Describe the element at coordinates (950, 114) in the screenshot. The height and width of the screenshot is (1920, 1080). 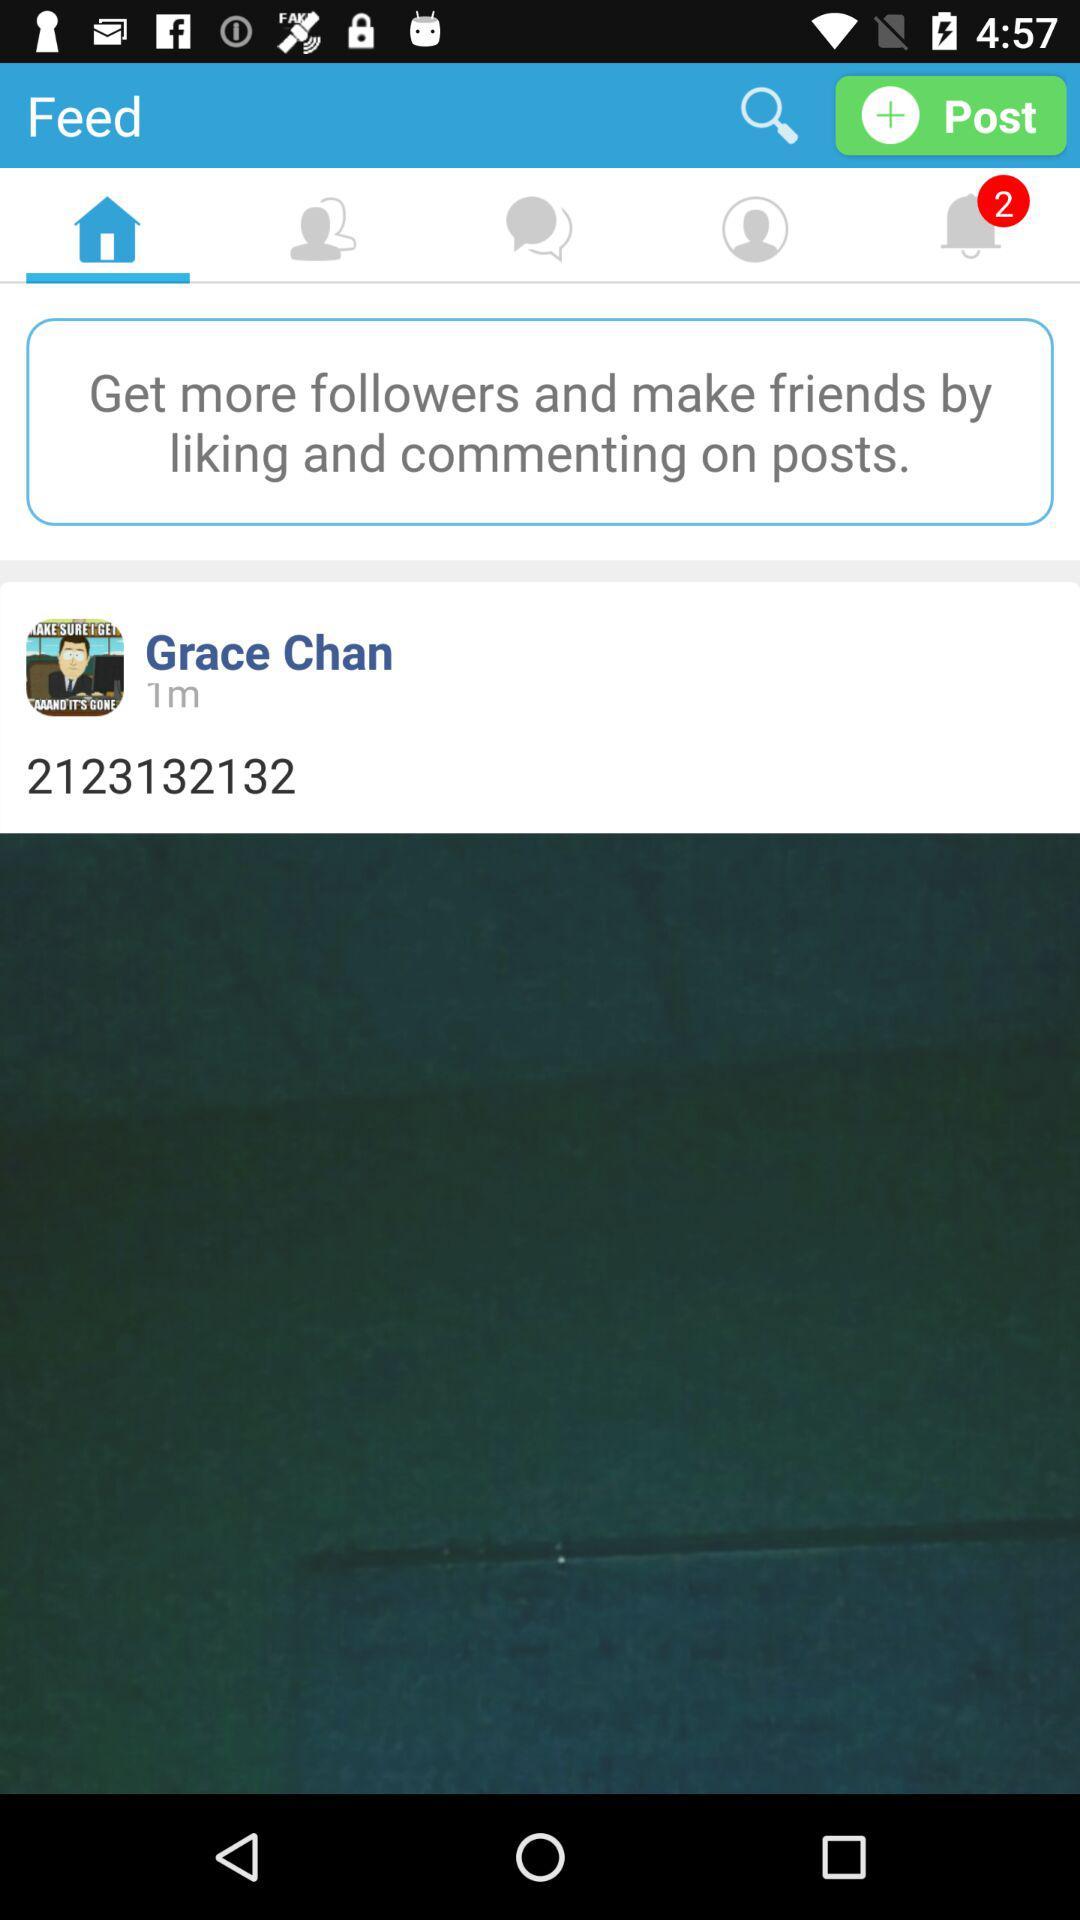
I see `icon above 2` at that location.